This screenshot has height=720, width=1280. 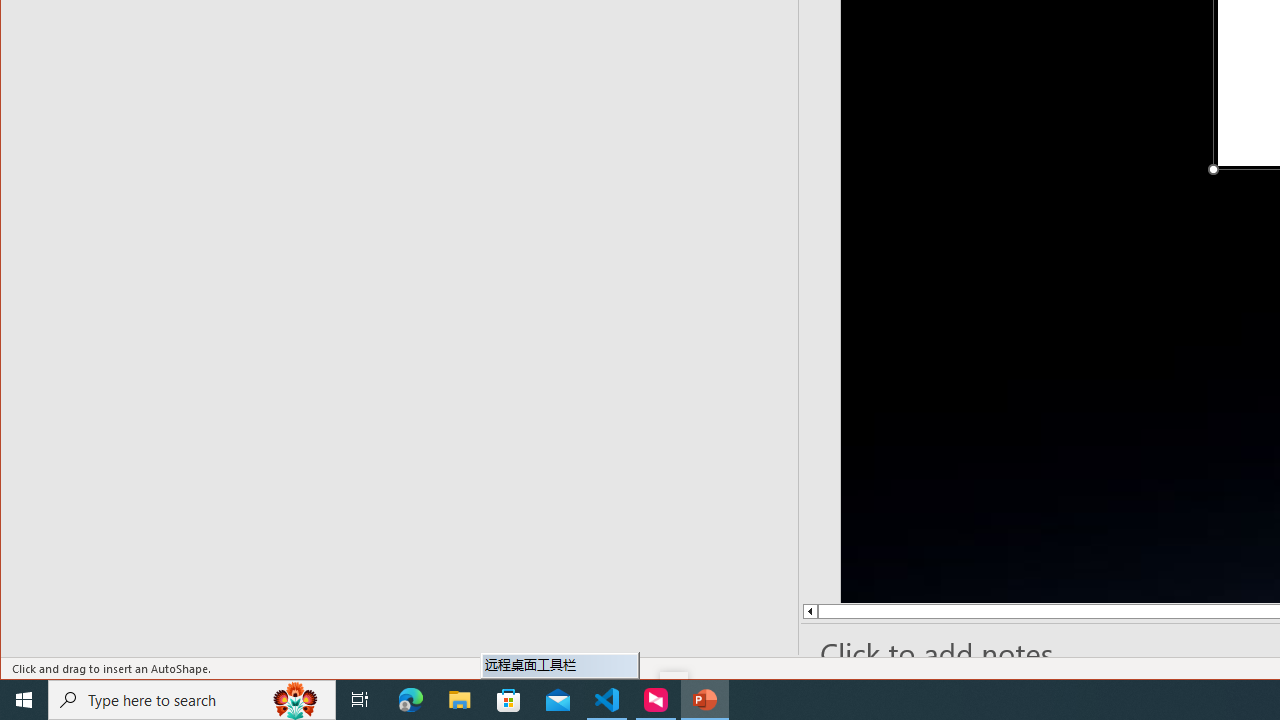 I want to click on 'PowerPoint - 1 running window', so click(x=705, y=698).